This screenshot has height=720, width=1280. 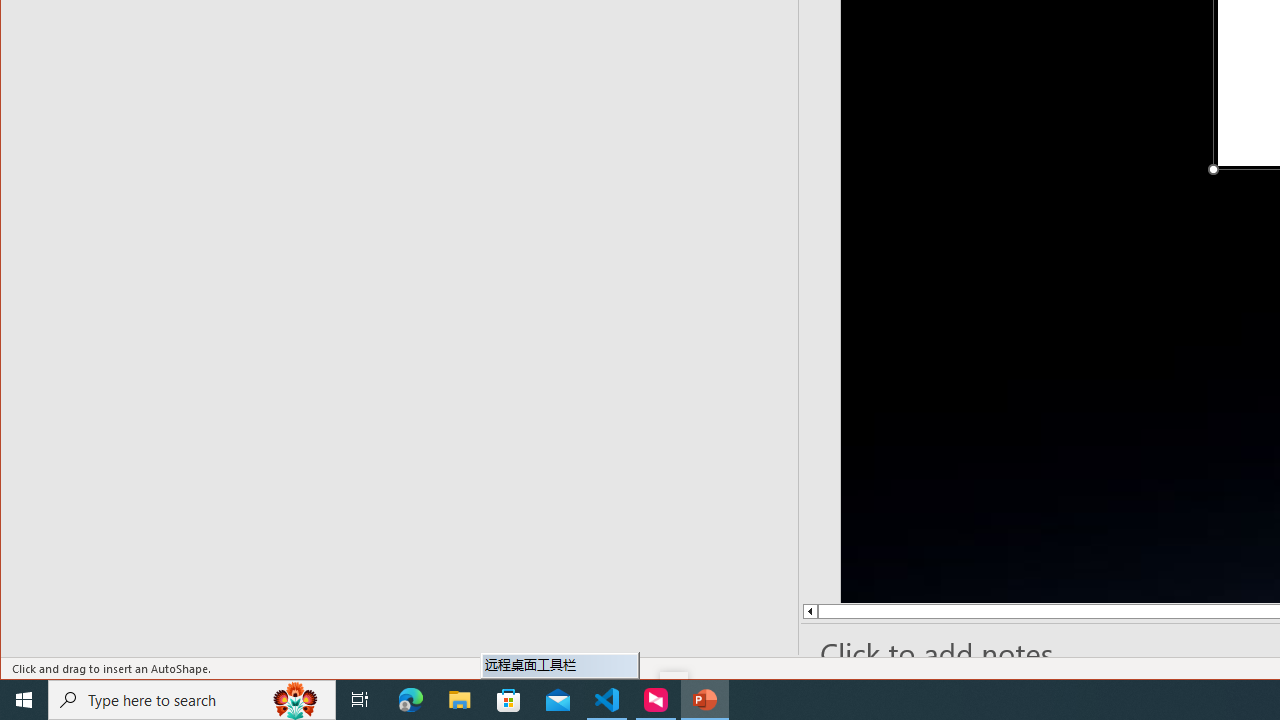 I want to click on 'PowerPoint - 1 running window', so click(x=705, y=698).